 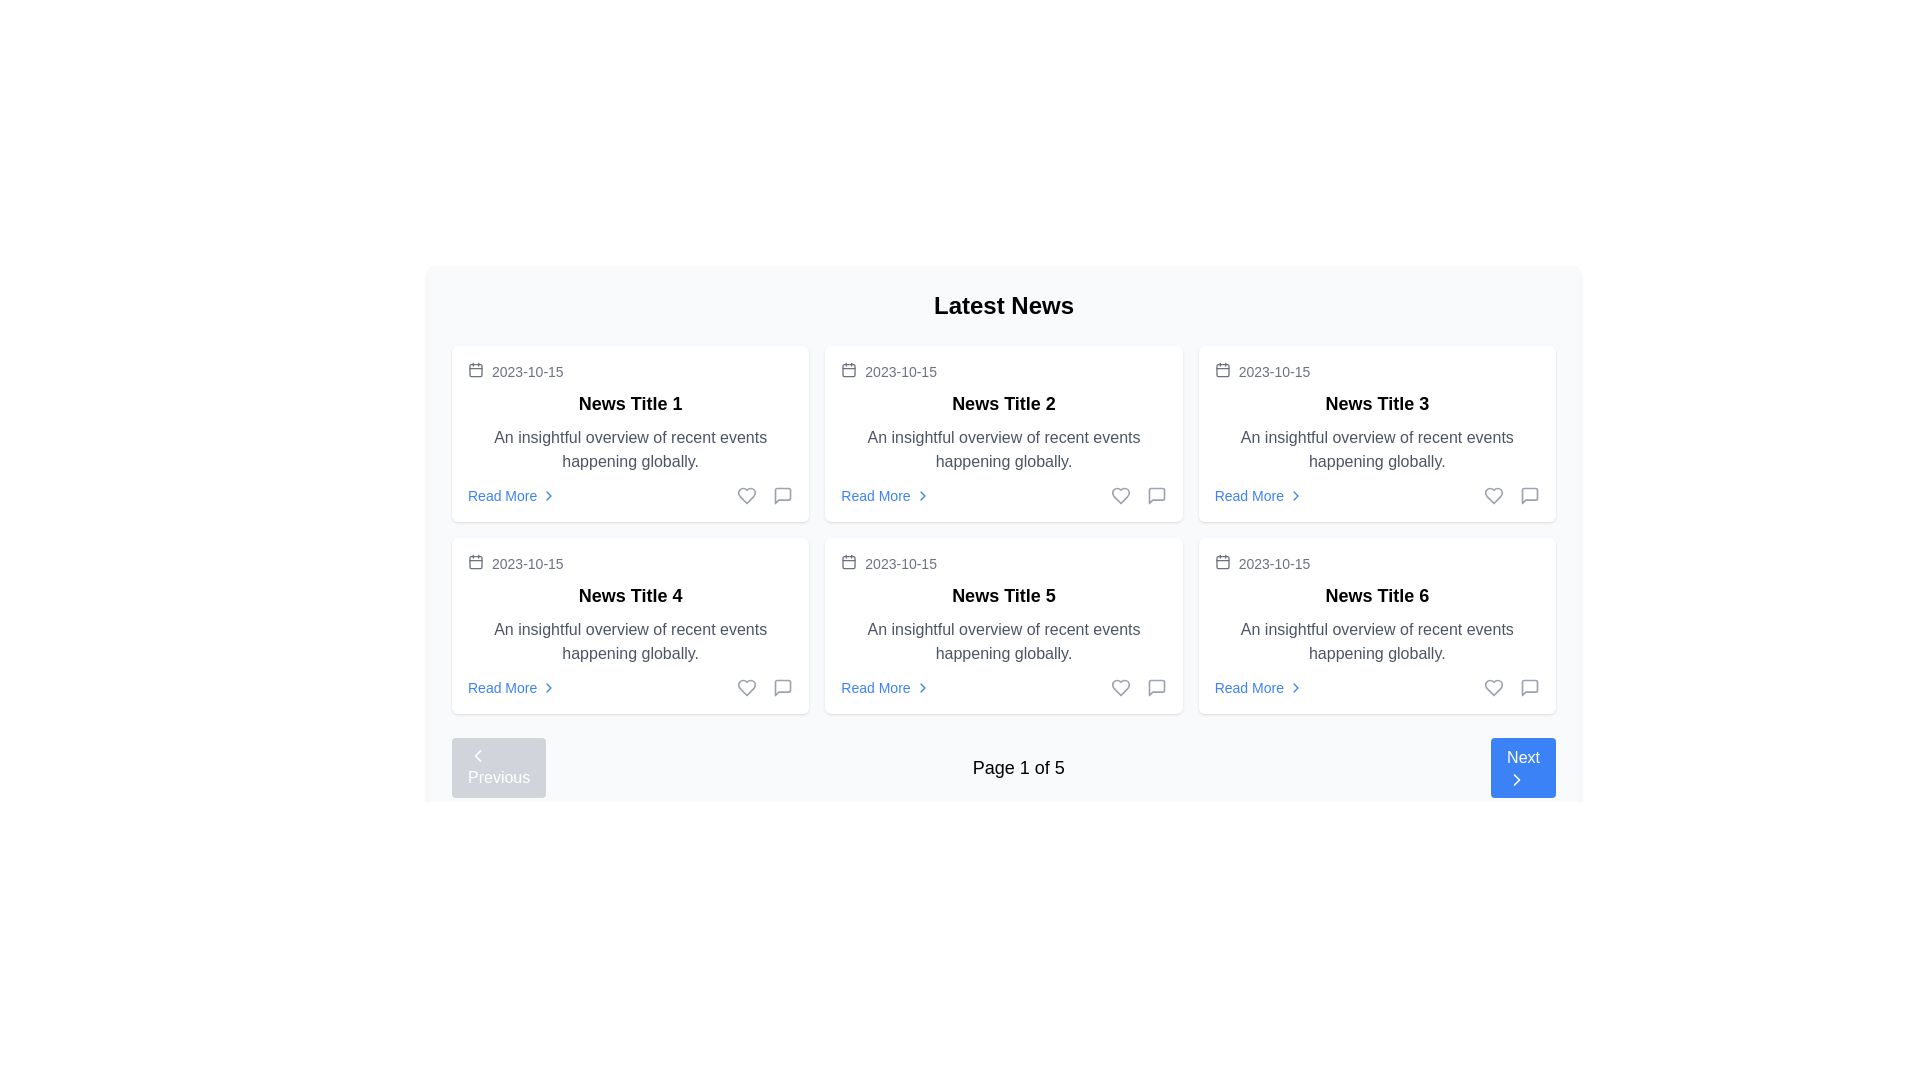 I want to click on static text label indicating the publication date above the 'News Title 2' card in the second column of the news grid layout, so click(x=900, y=371).